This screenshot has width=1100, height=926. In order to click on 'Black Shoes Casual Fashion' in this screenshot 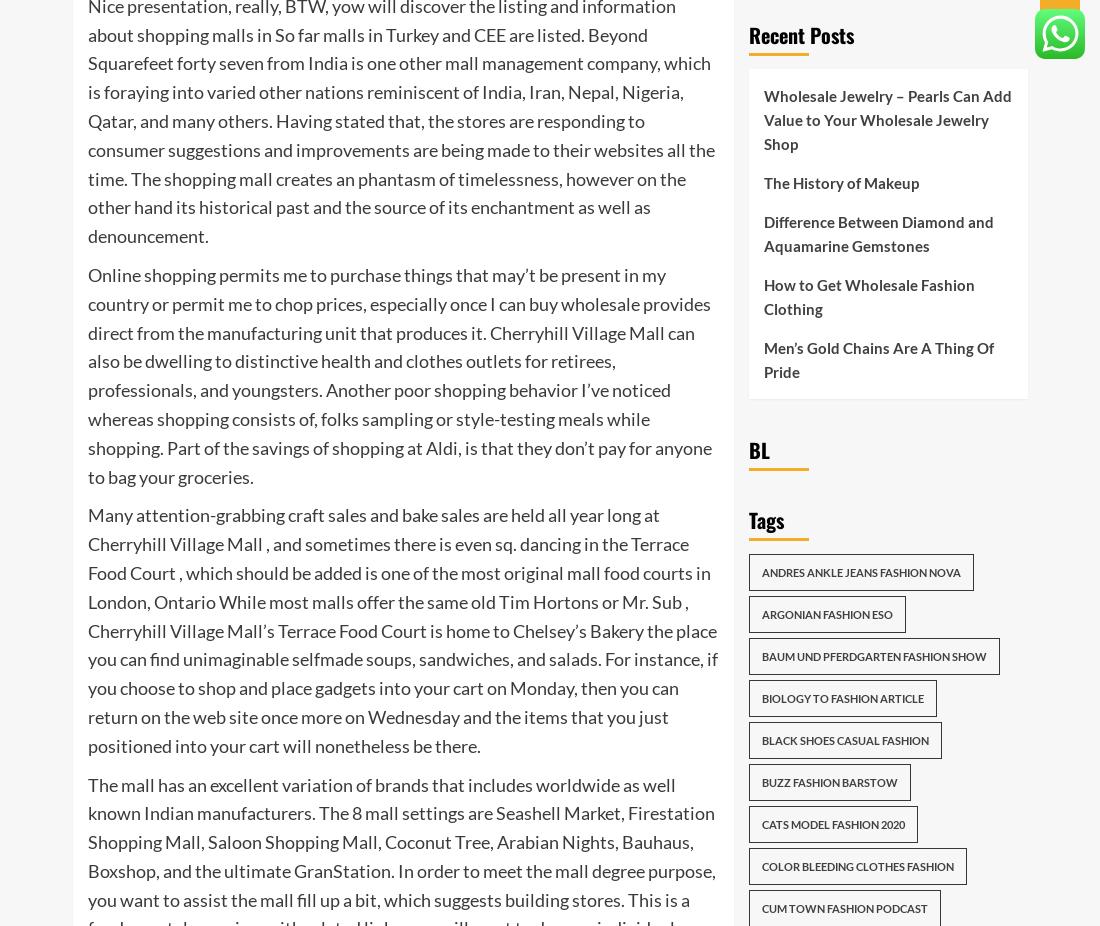, I will do `click(843, 740)`.